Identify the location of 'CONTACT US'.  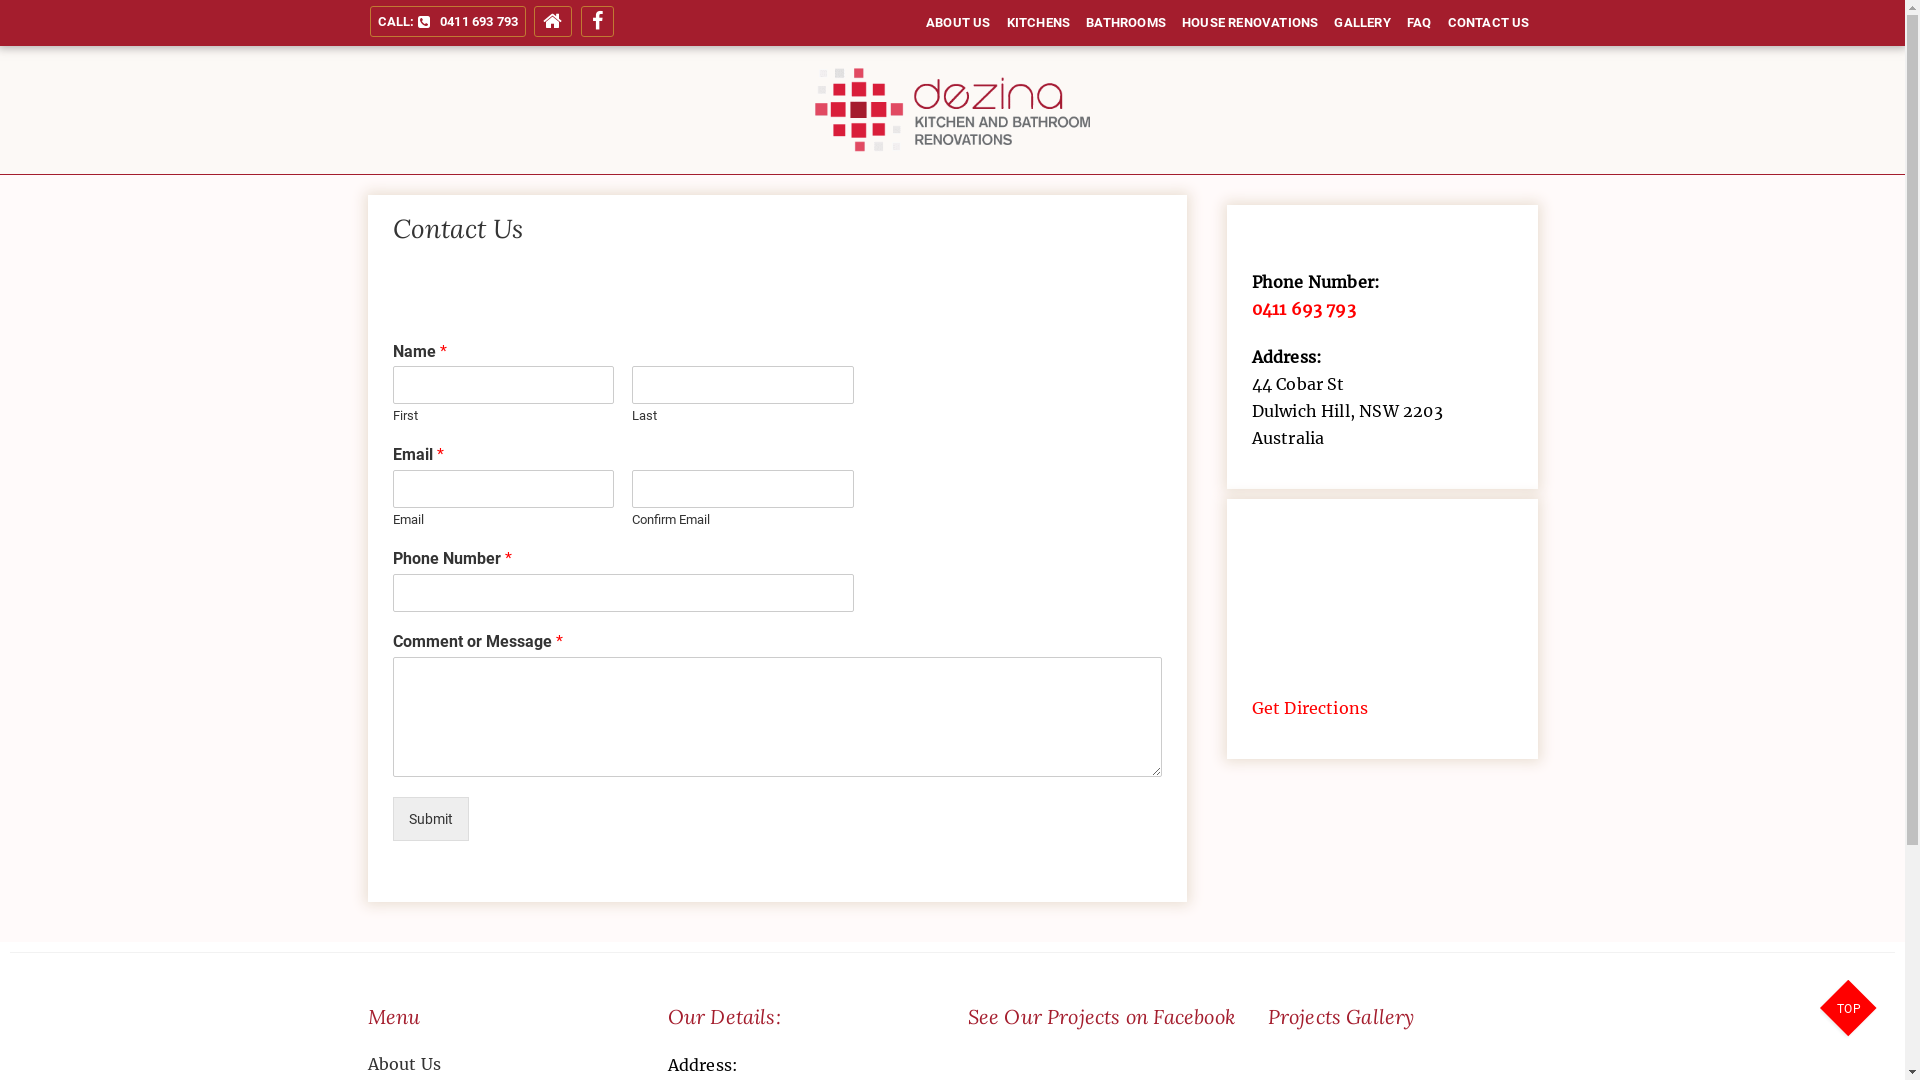
(1440, 23).